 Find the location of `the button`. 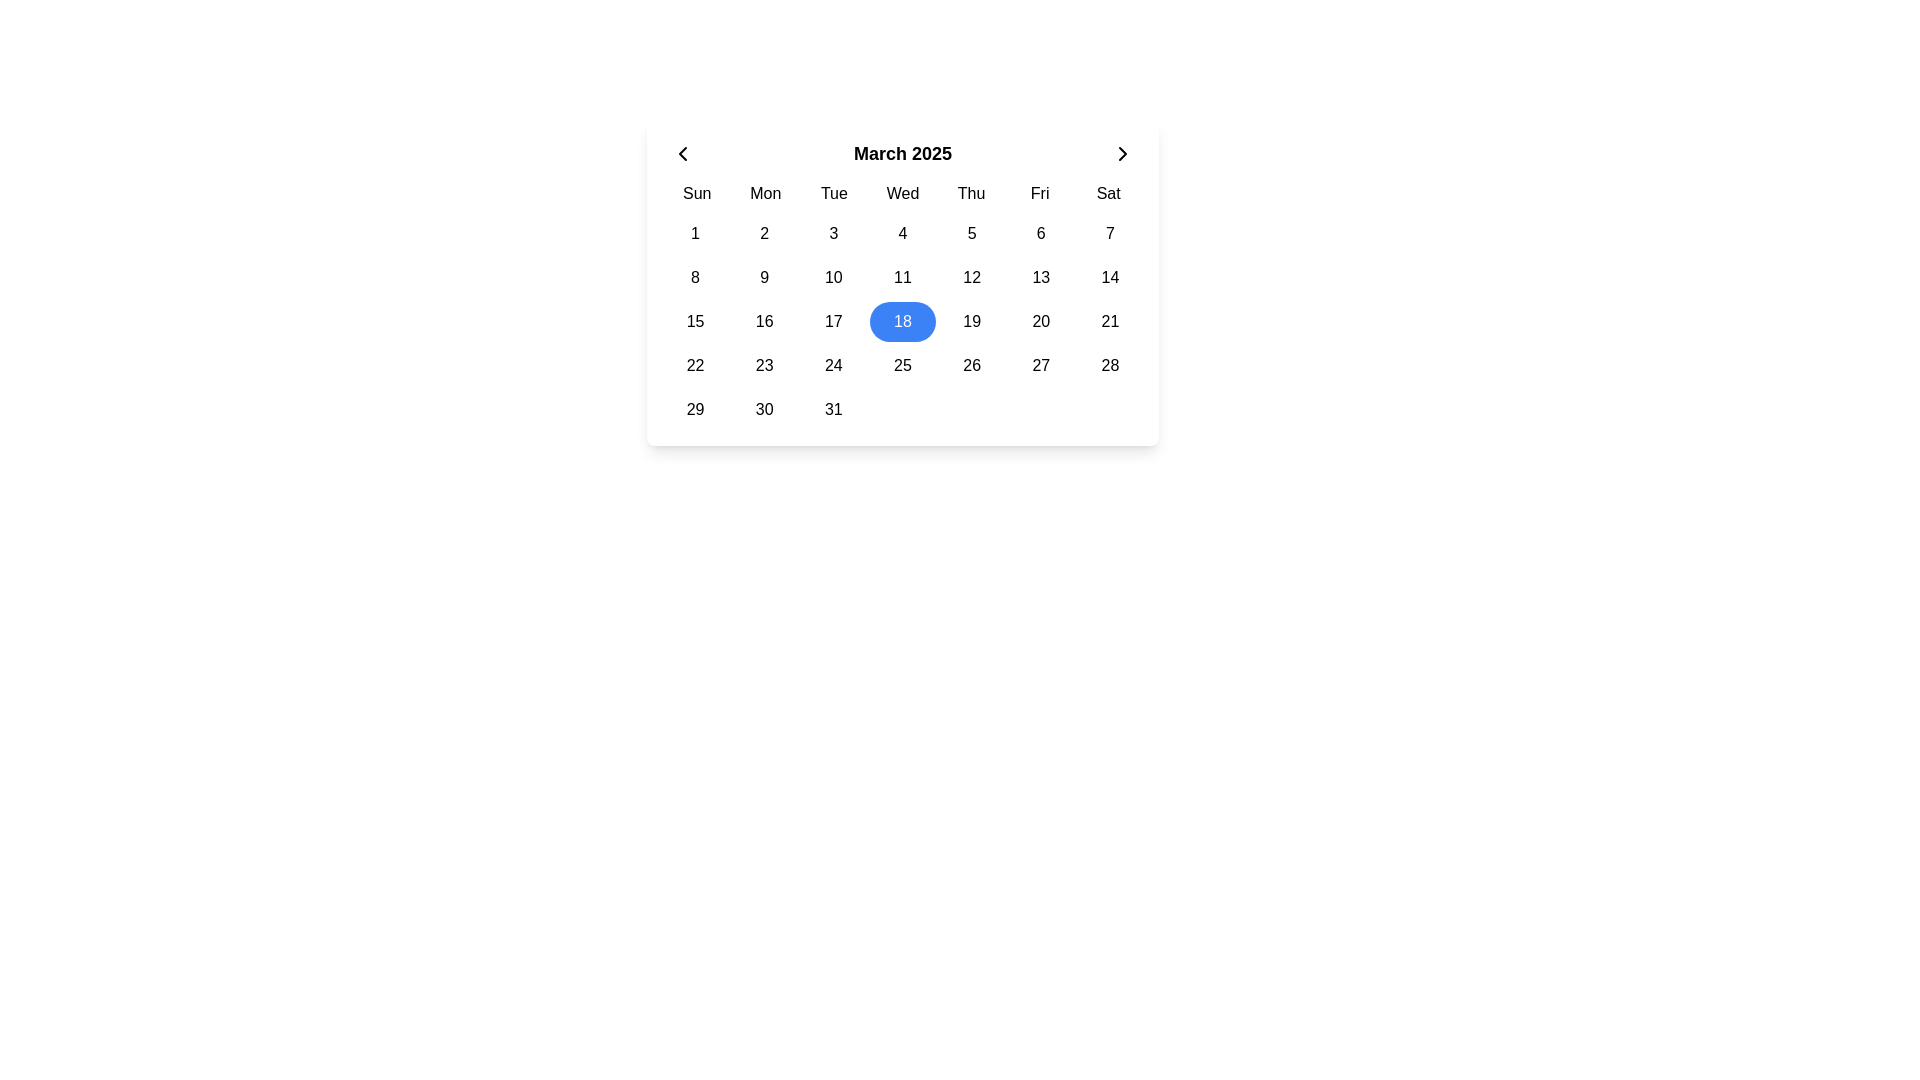

the button is located at coordinates (682, 153).